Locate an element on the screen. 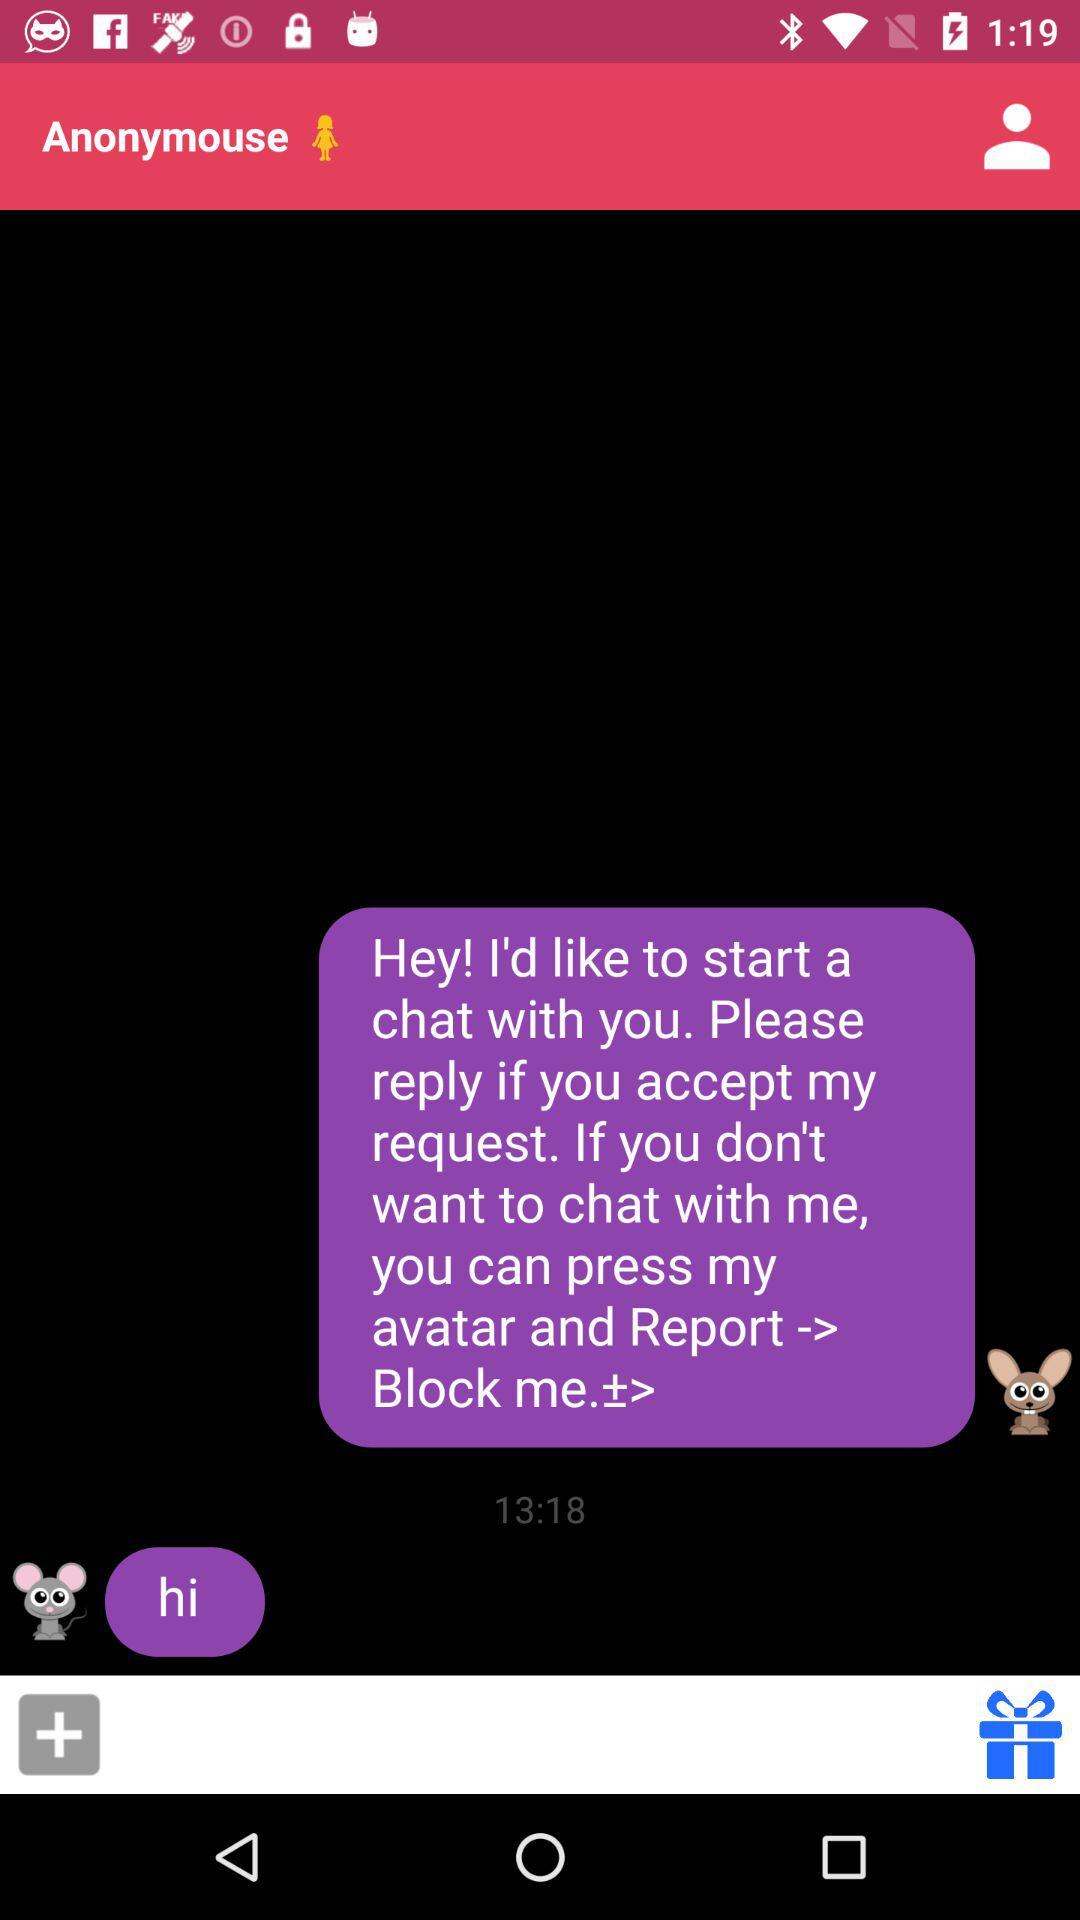  hi  icon is located at coordinates (184, 1602).